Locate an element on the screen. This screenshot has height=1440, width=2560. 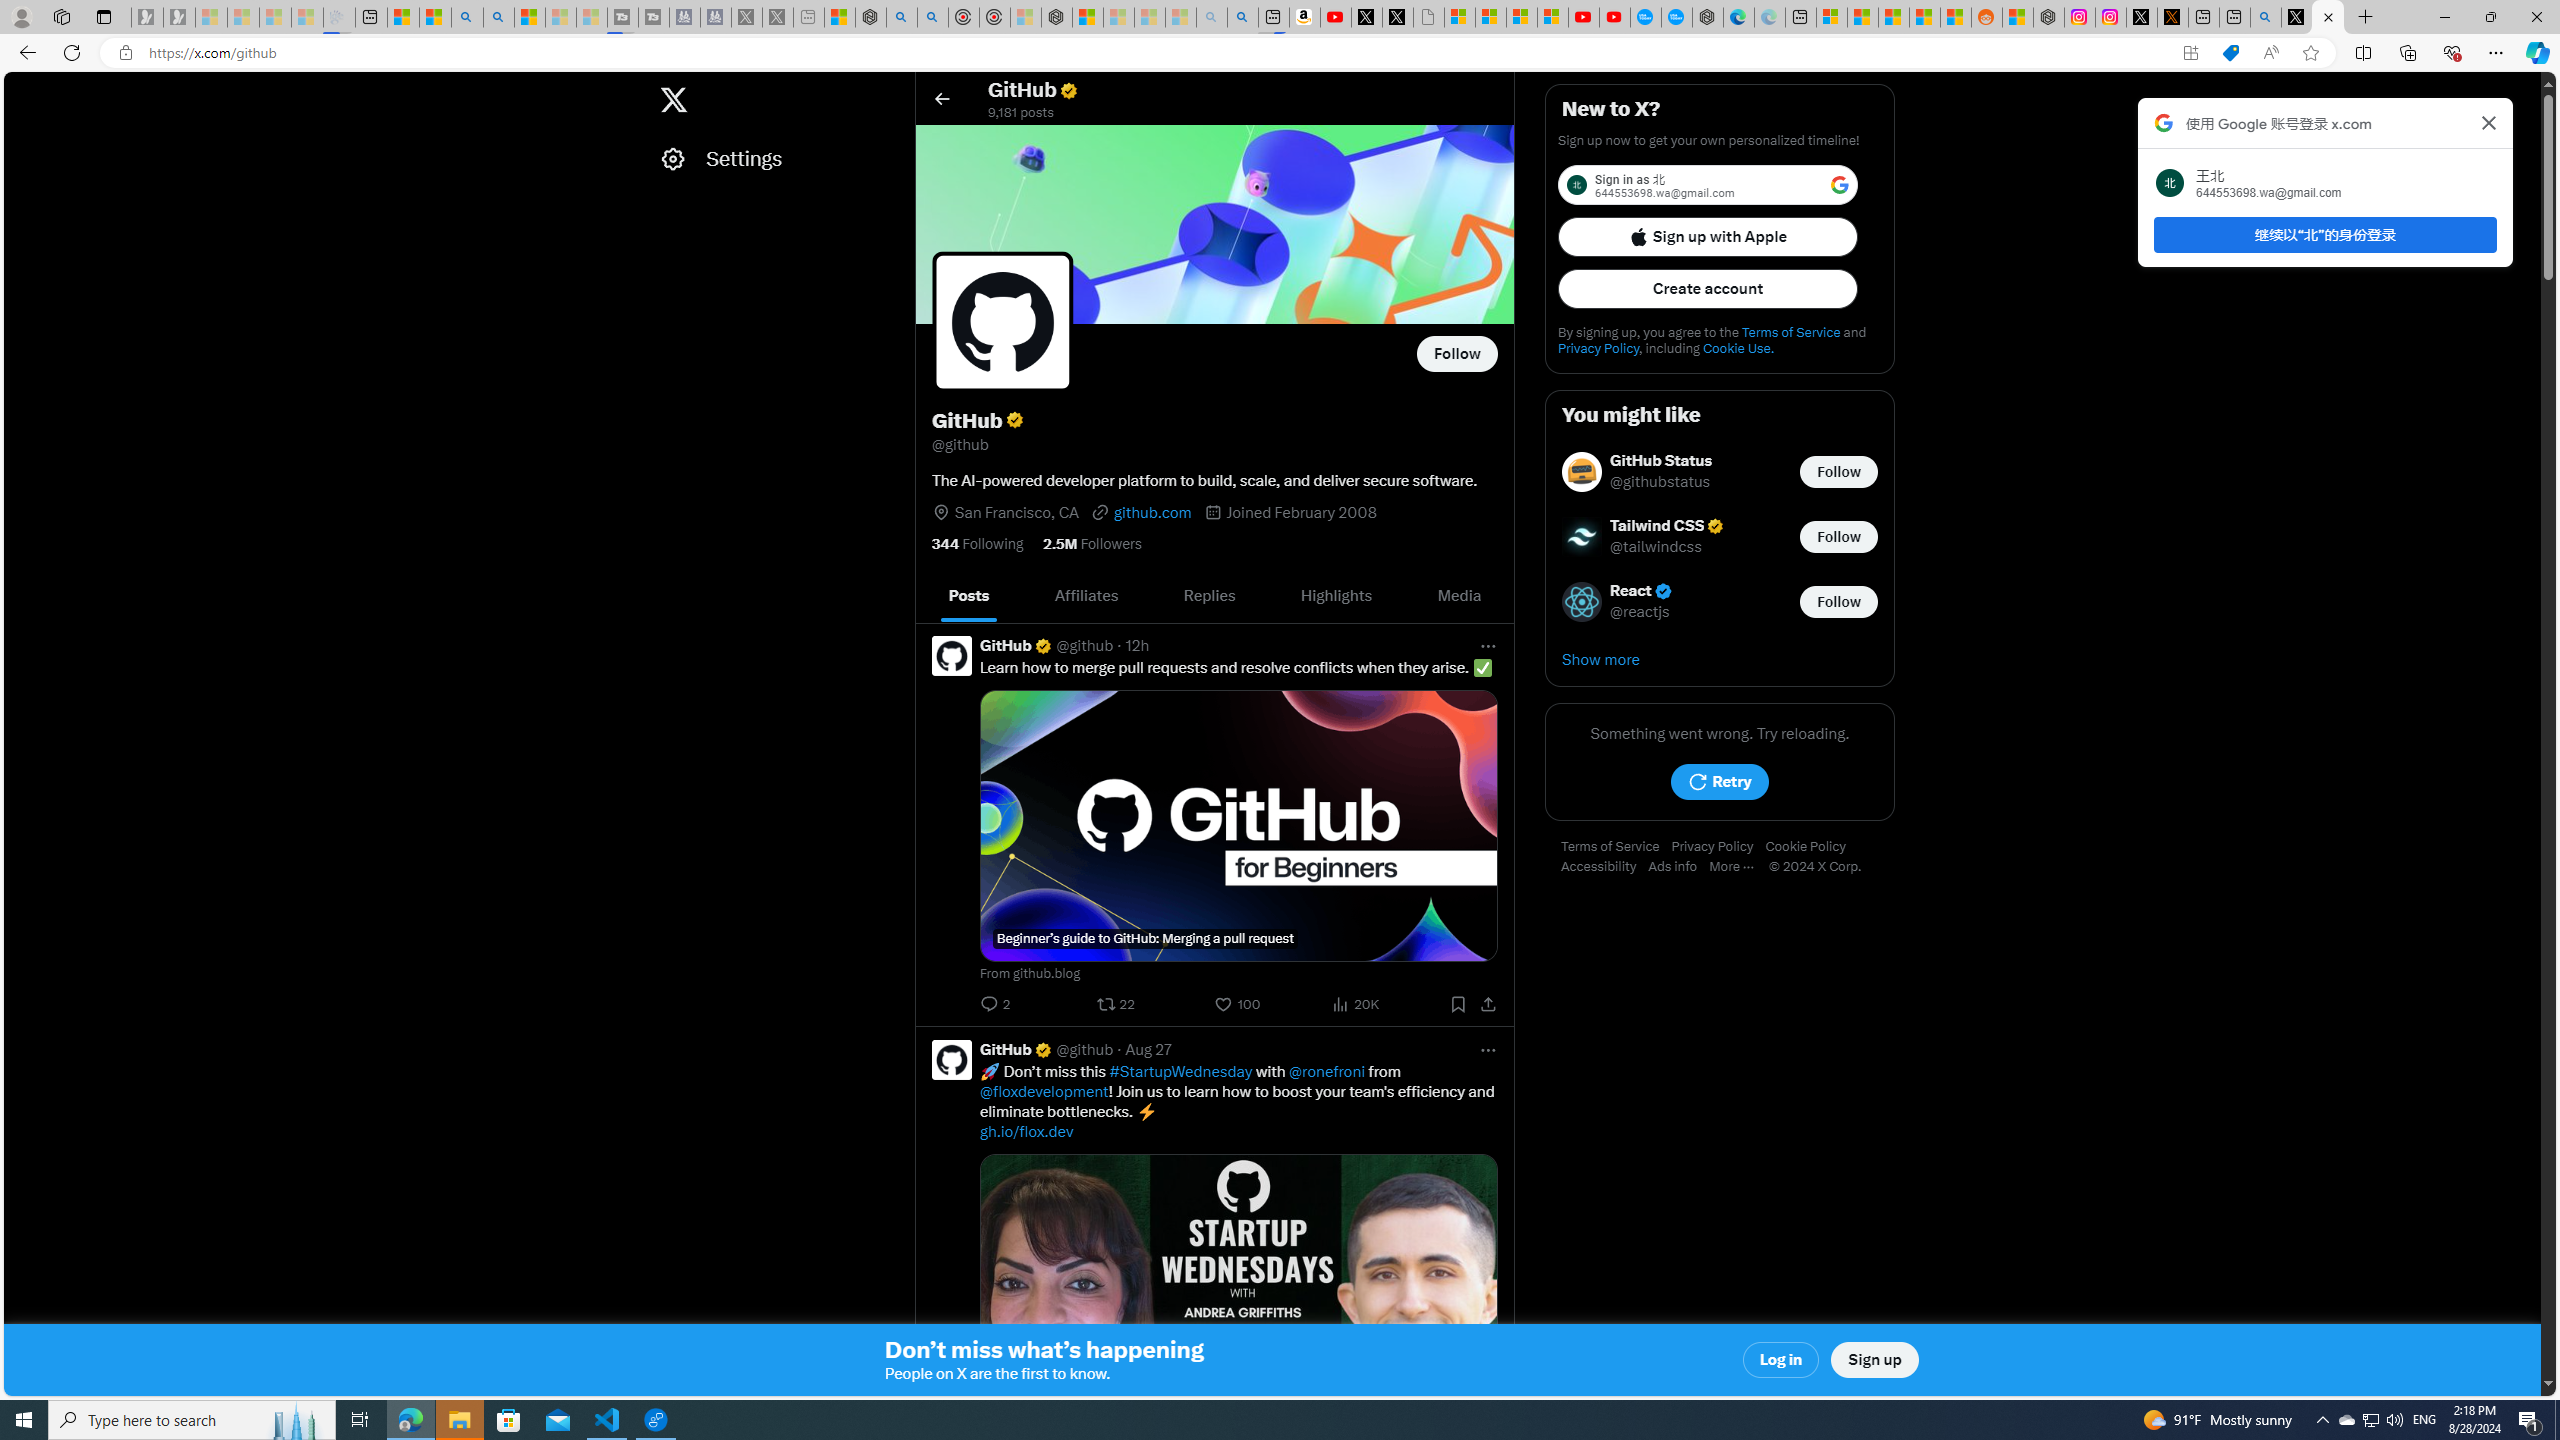
'Follow @github' is located at coordinates (1456, 353).